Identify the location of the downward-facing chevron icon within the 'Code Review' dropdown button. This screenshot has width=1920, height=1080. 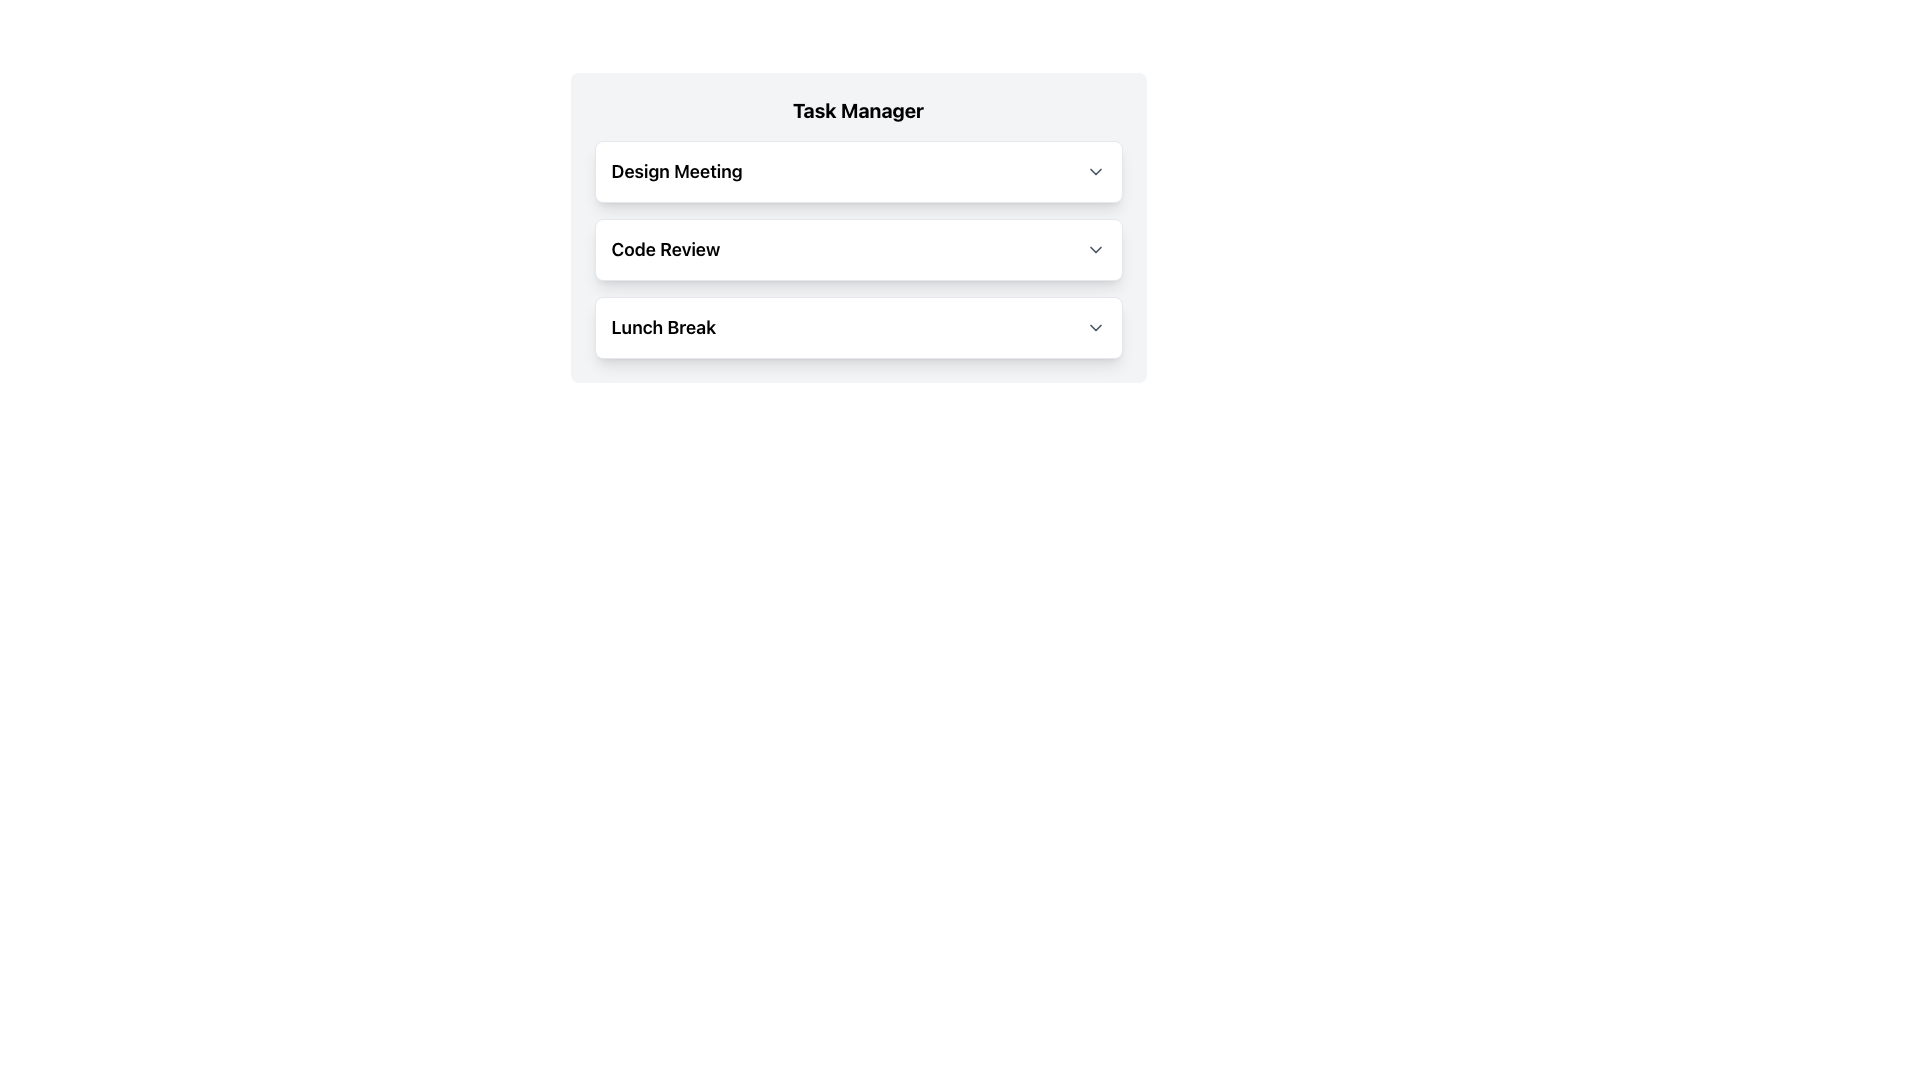
(1094, 249).